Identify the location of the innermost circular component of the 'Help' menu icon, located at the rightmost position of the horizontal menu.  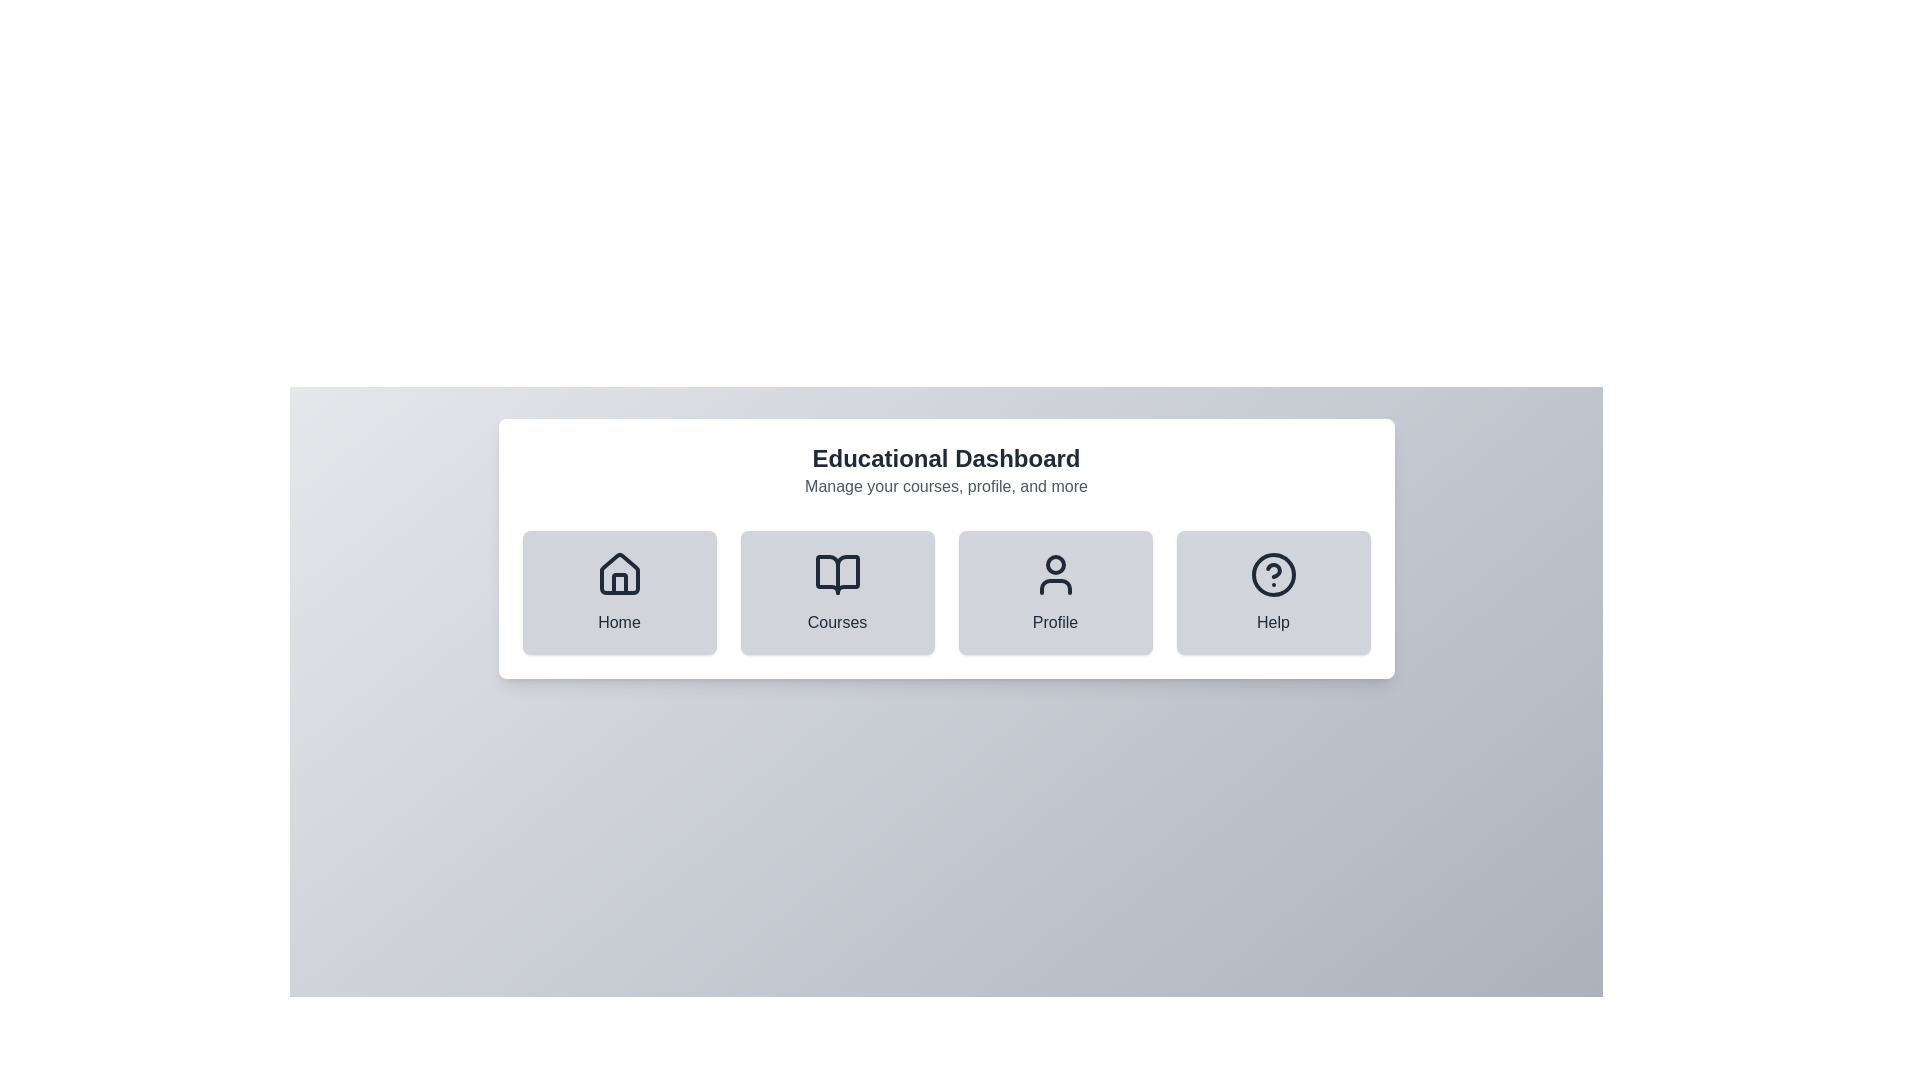
(1272, 574).